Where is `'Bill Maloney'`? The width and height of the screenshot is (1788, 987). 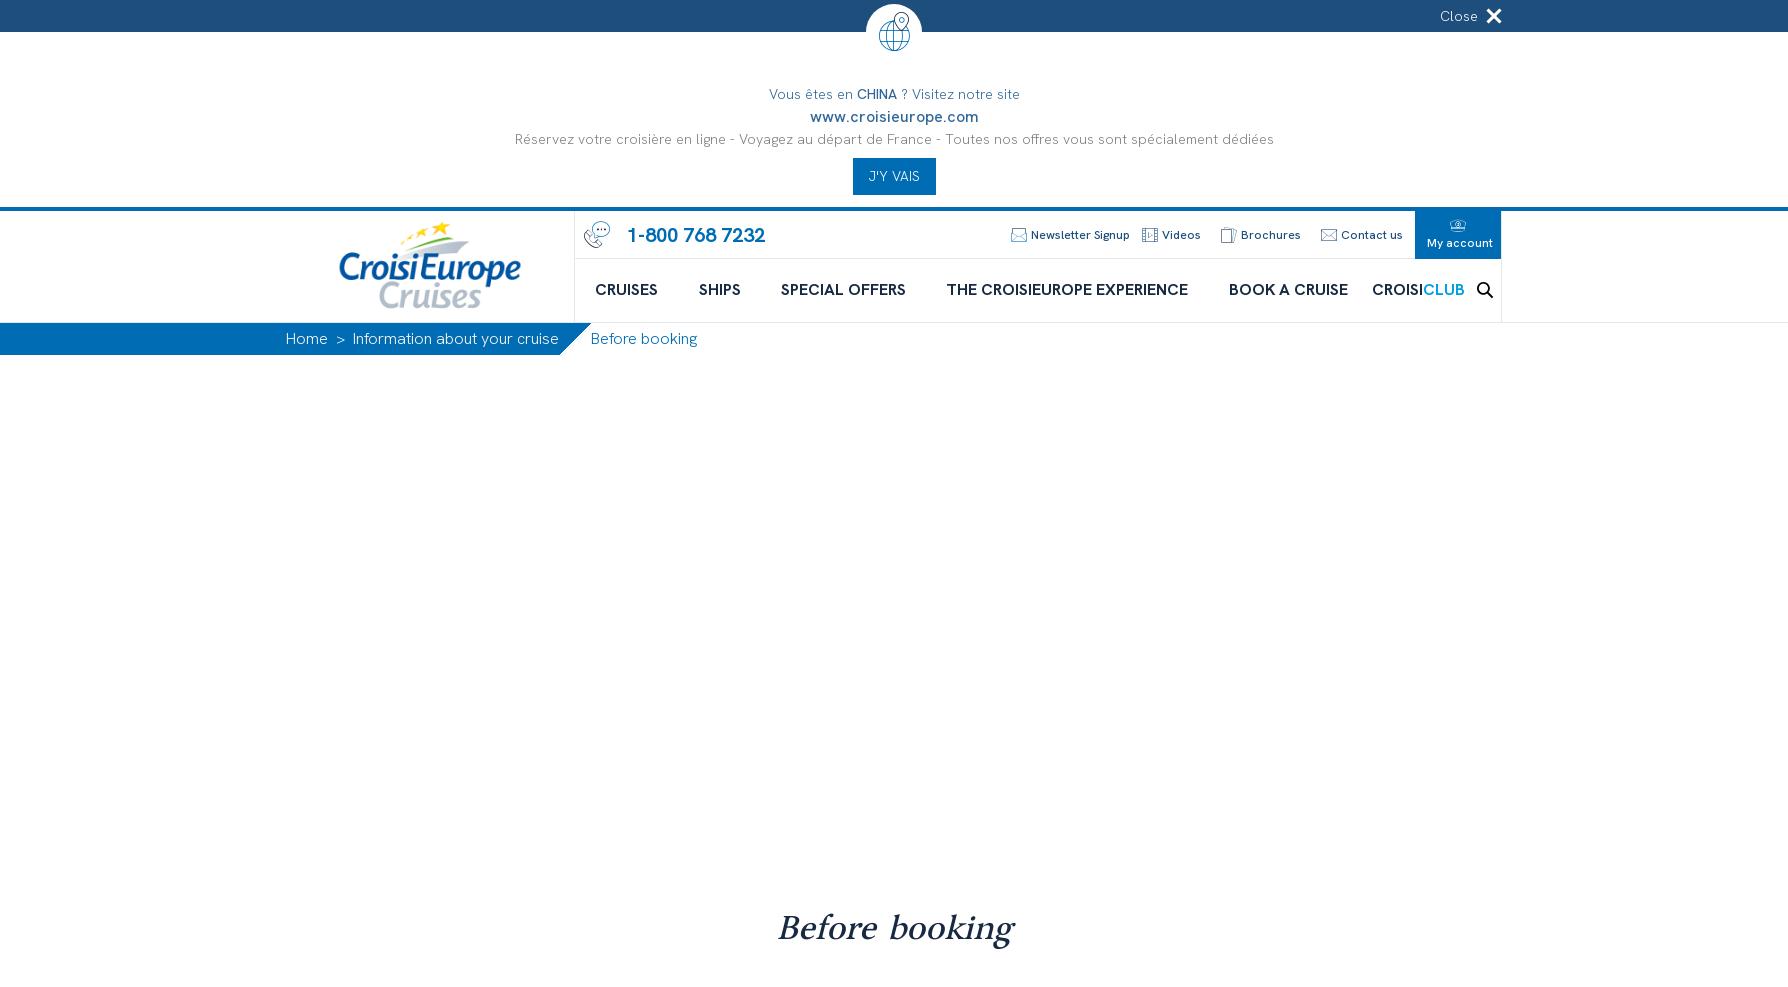
'Bill Maloney' is located at coordinates (929, 960).